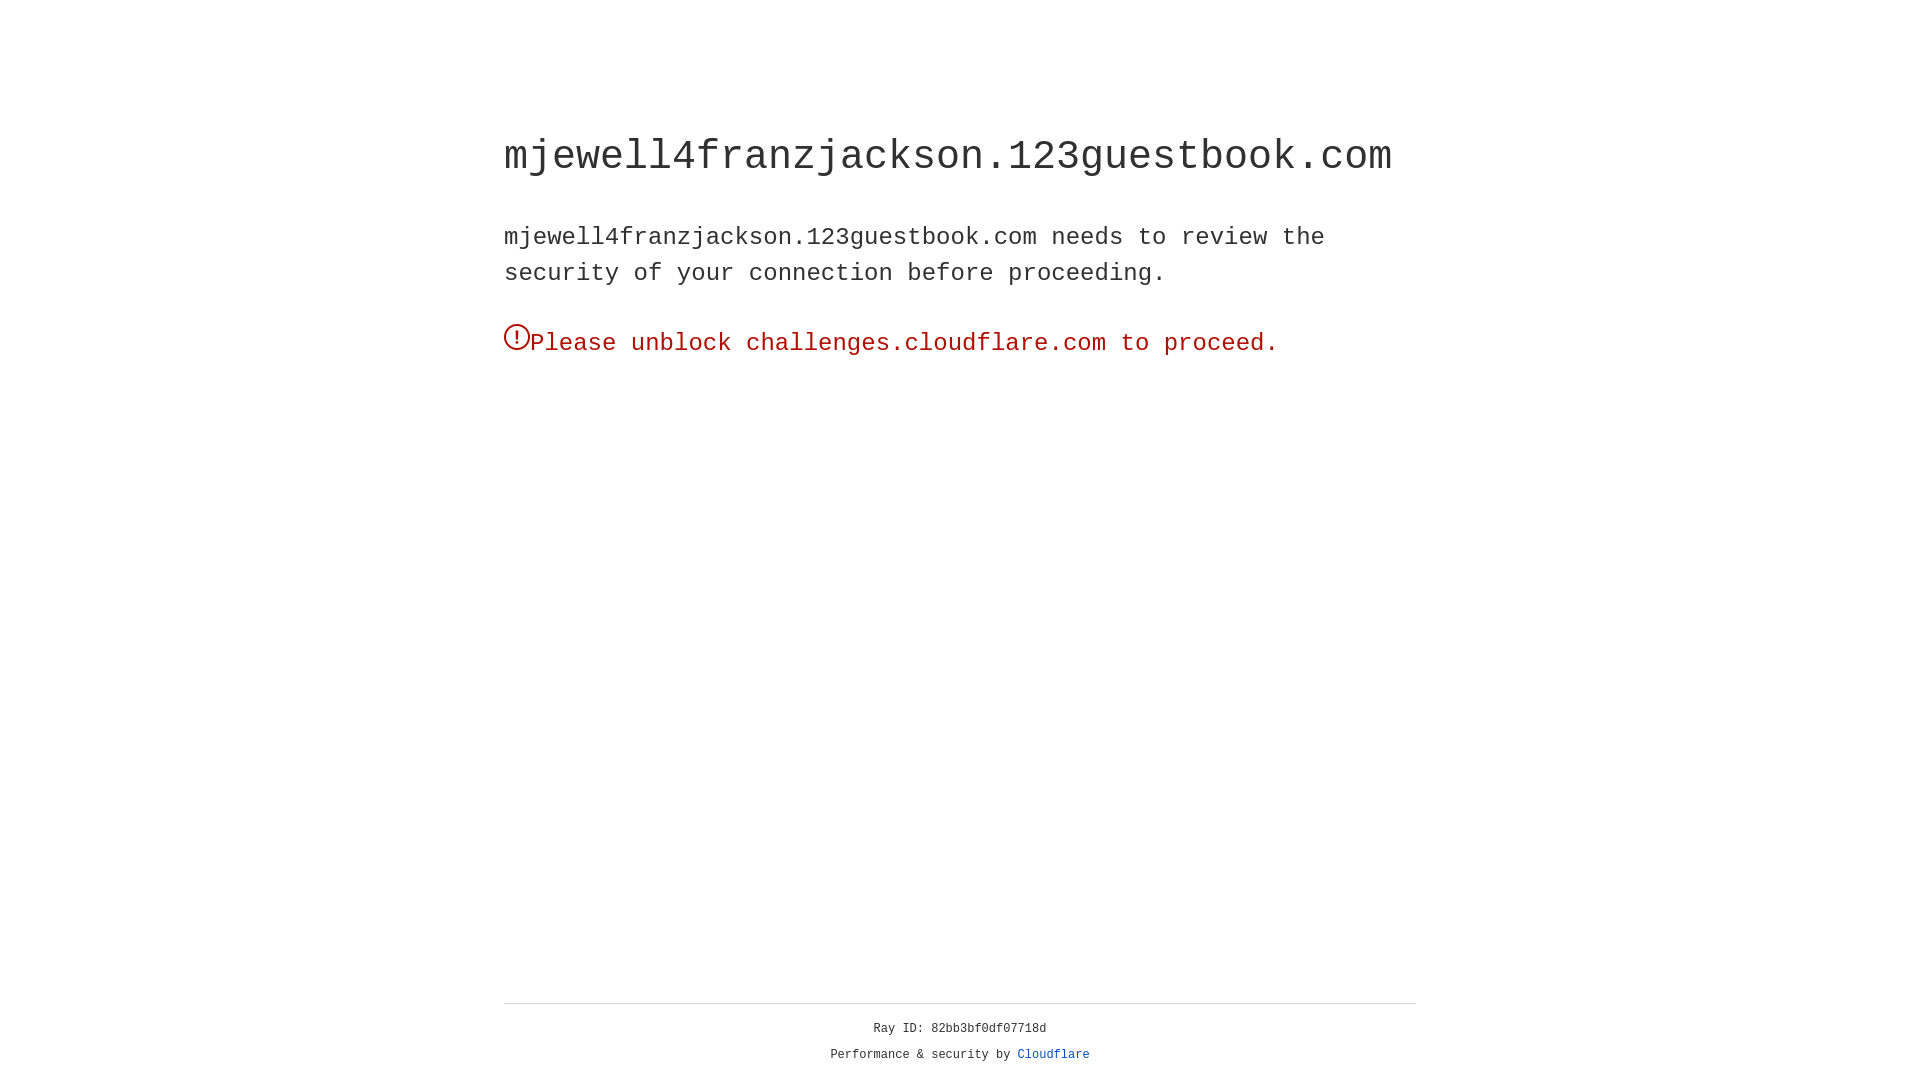  I want to click on 'Cloudflare', so click(1053, 1054).